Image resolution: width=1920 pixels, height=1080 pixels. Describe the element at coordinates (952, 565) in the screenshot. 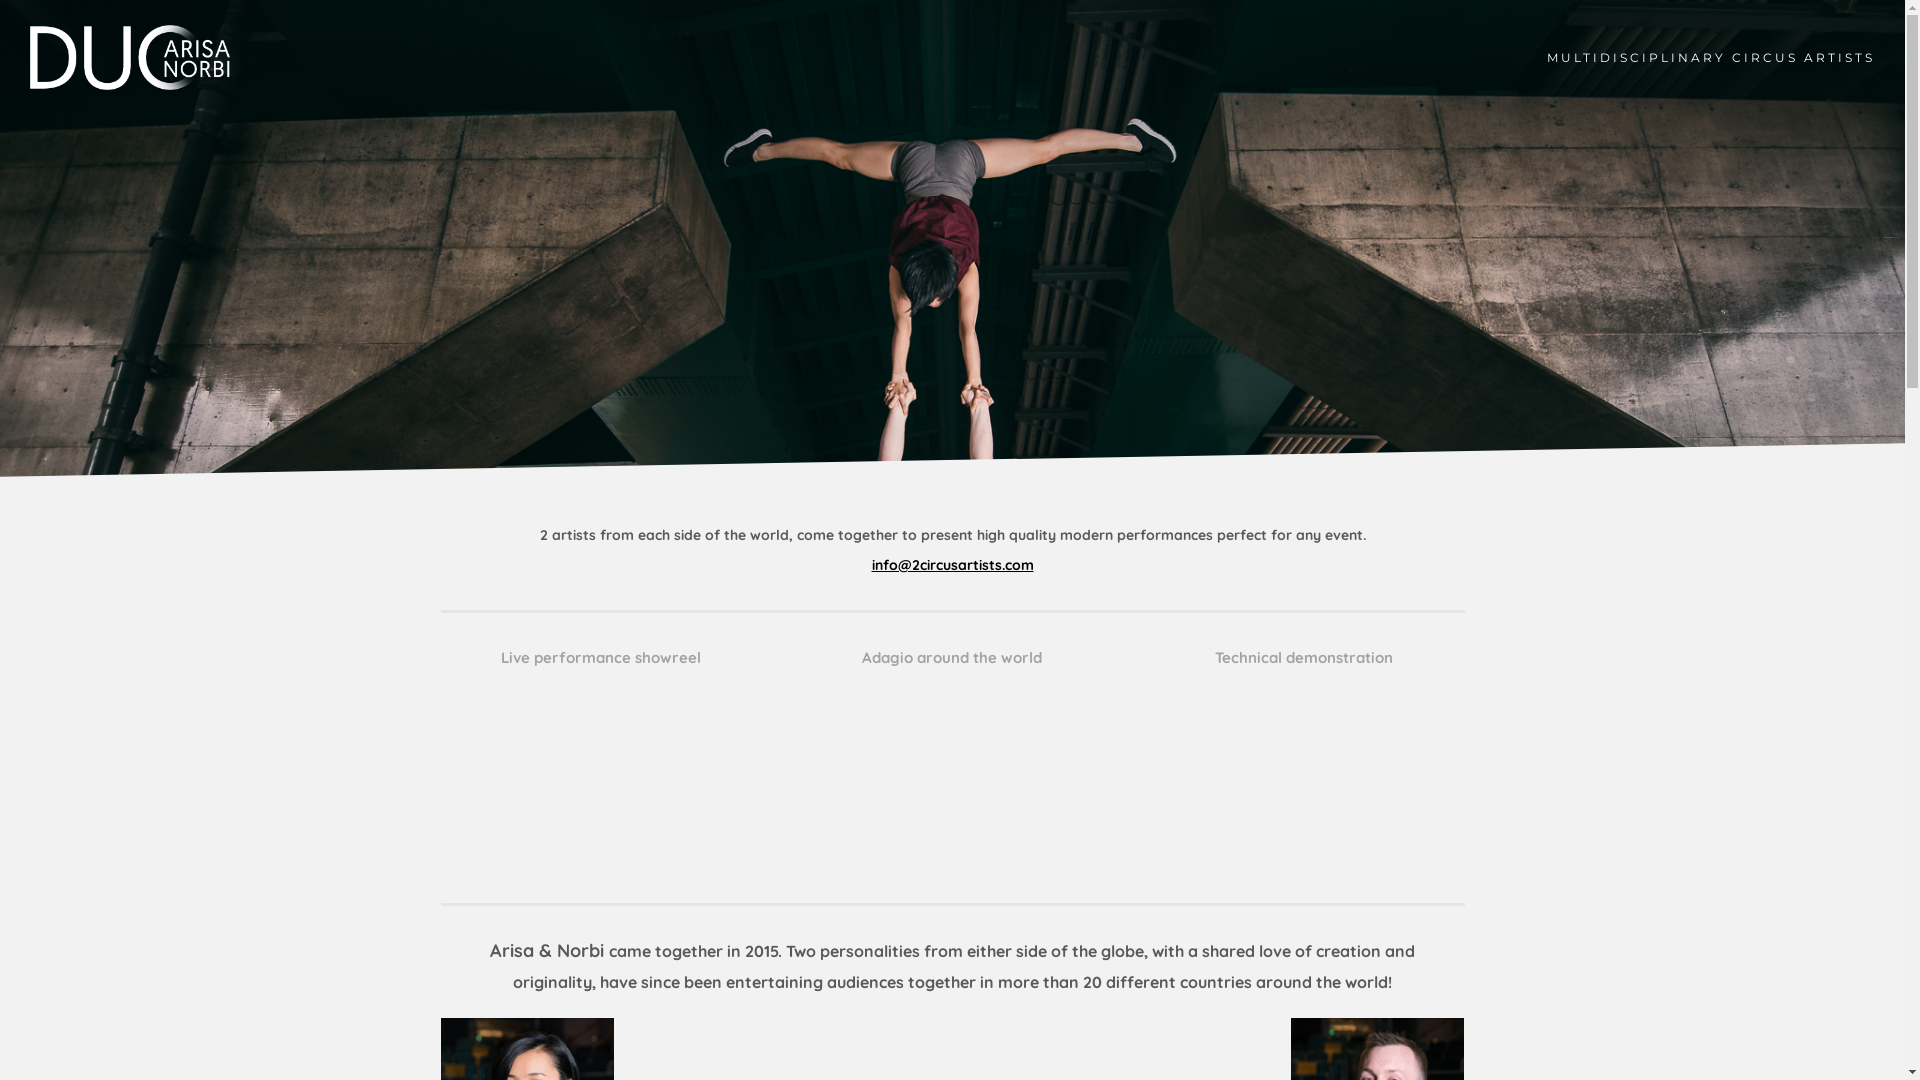

I see `'info@2circusartists.com'` at that location.